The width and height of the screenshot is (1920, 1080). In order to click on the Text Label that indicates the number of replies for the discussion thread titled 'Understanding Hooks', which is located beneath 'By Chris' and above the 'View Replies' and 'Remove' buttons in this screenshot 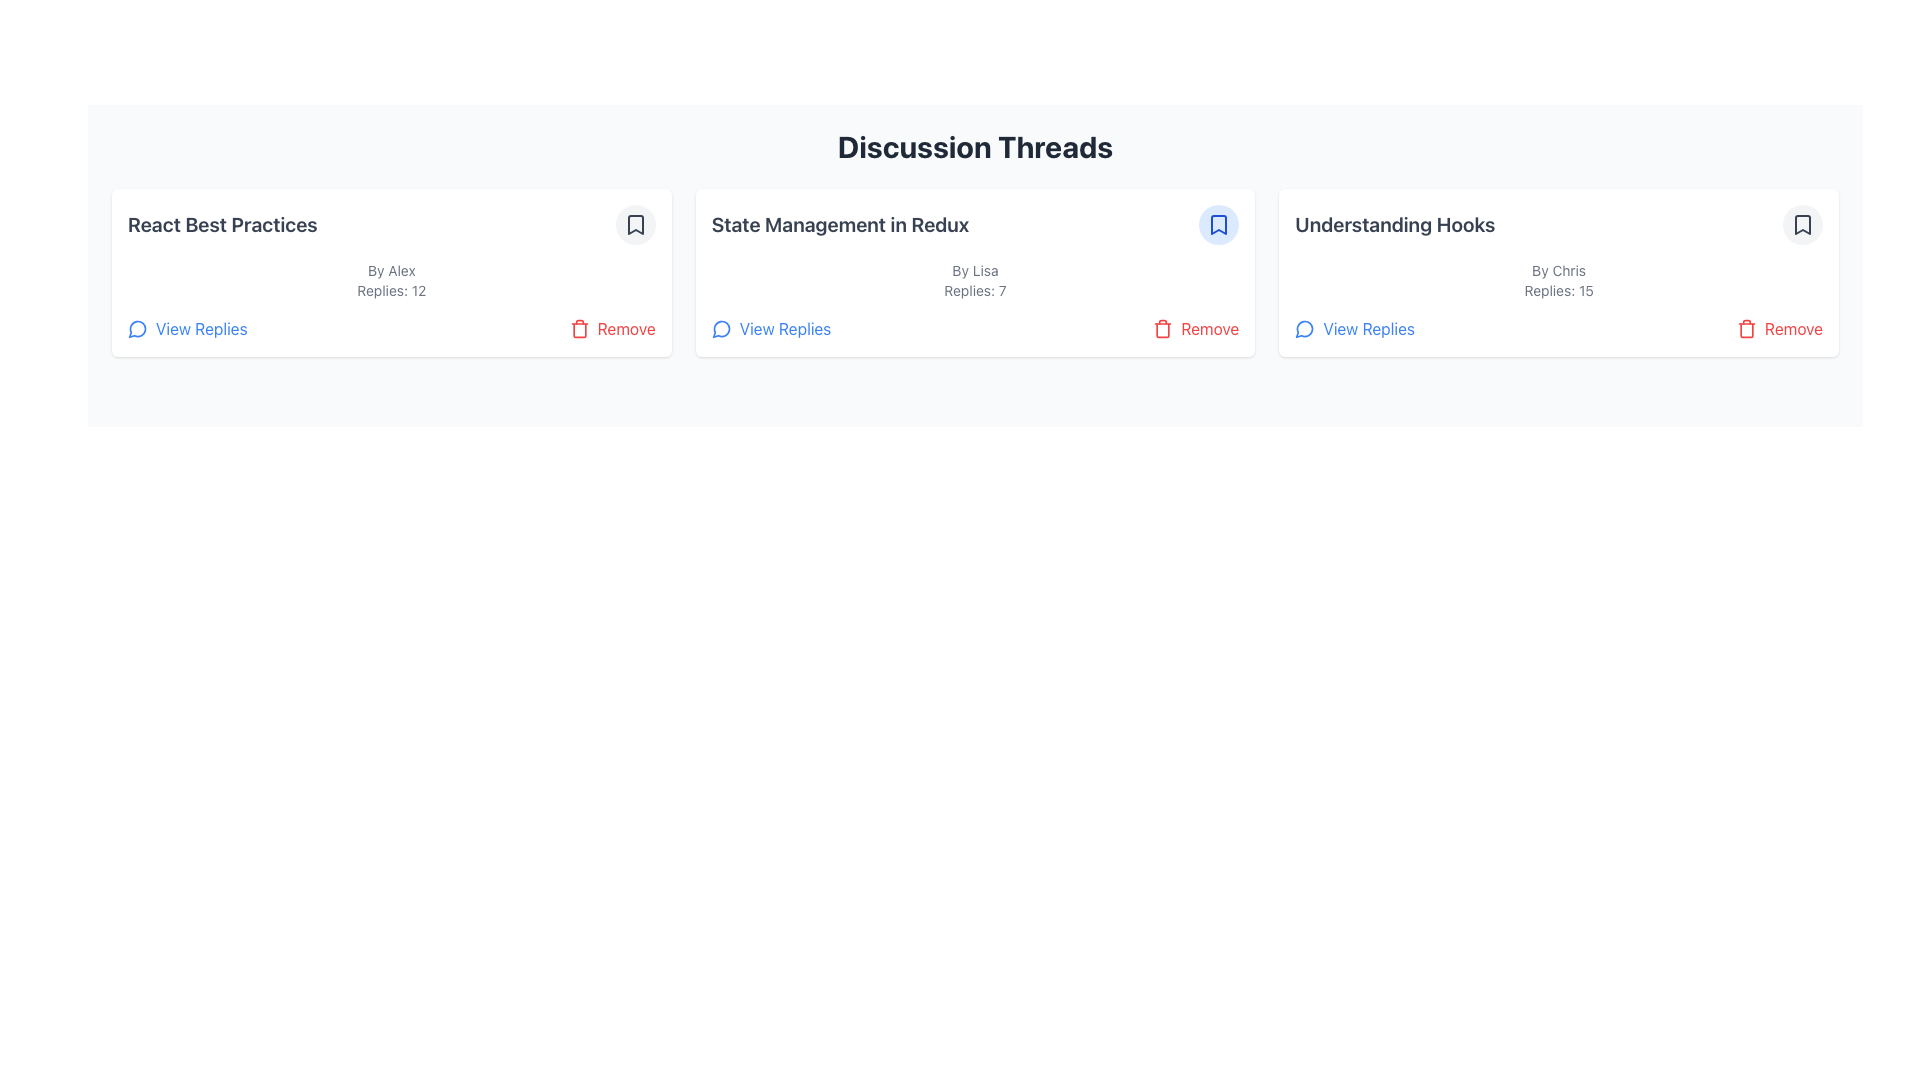, I will do `click(1558, 290)`.